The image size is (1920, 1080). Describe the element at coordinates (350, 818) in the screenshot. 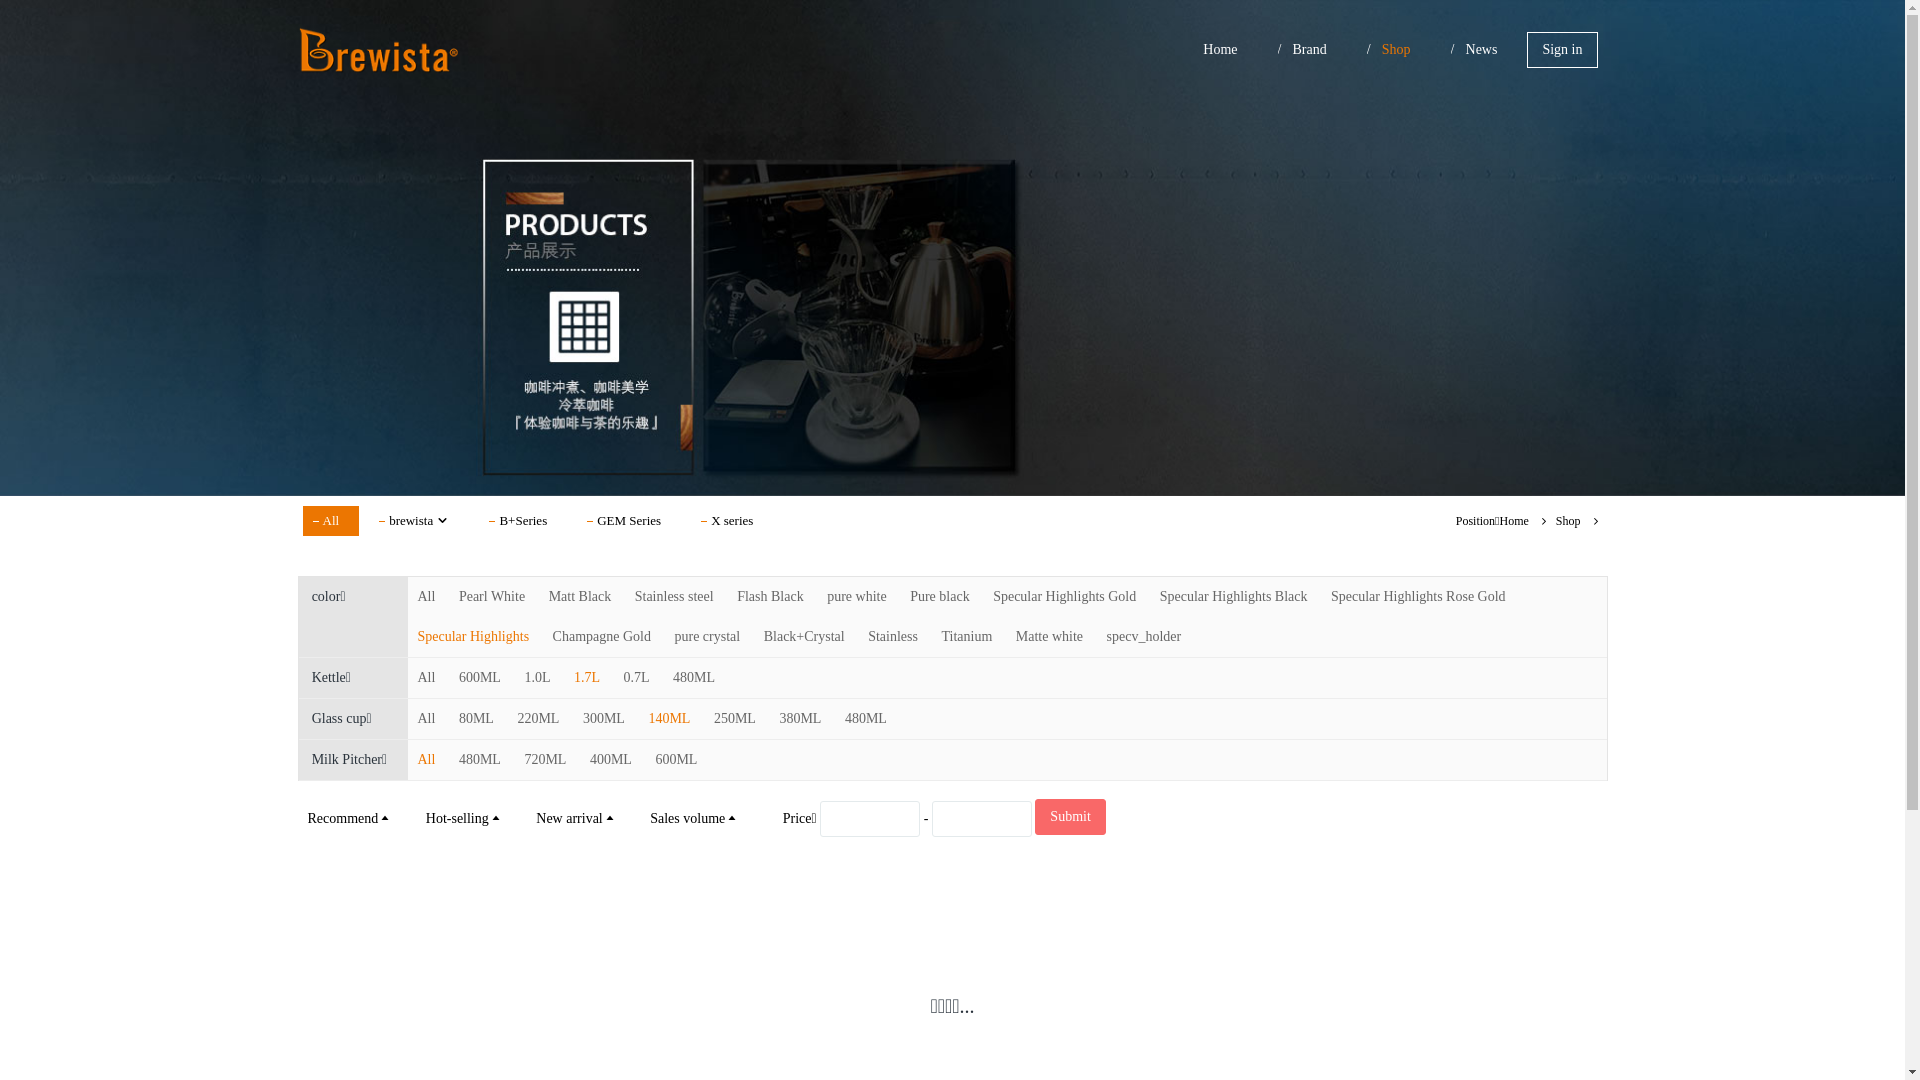

I see `'Recommend'` at that location.